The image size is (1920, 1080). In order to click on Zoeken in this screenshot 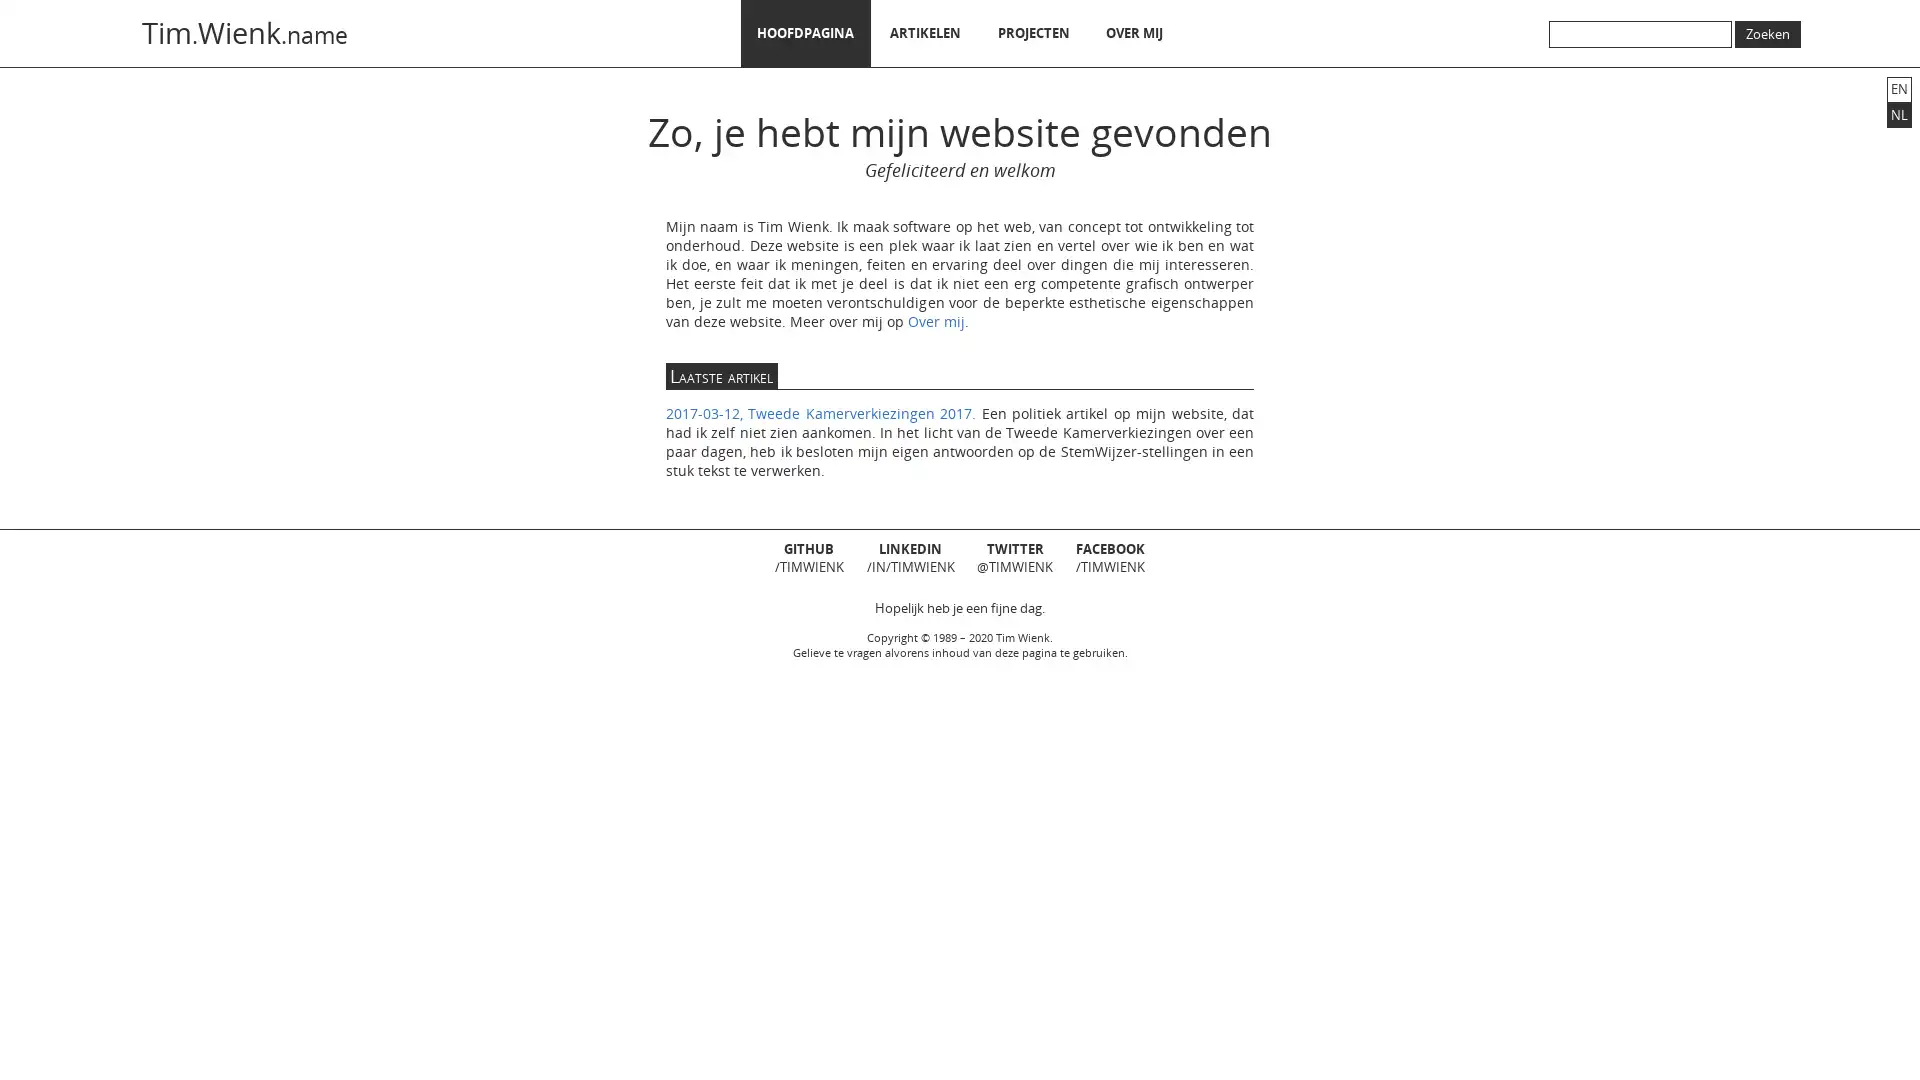, I will do `click(1767, 34)`.